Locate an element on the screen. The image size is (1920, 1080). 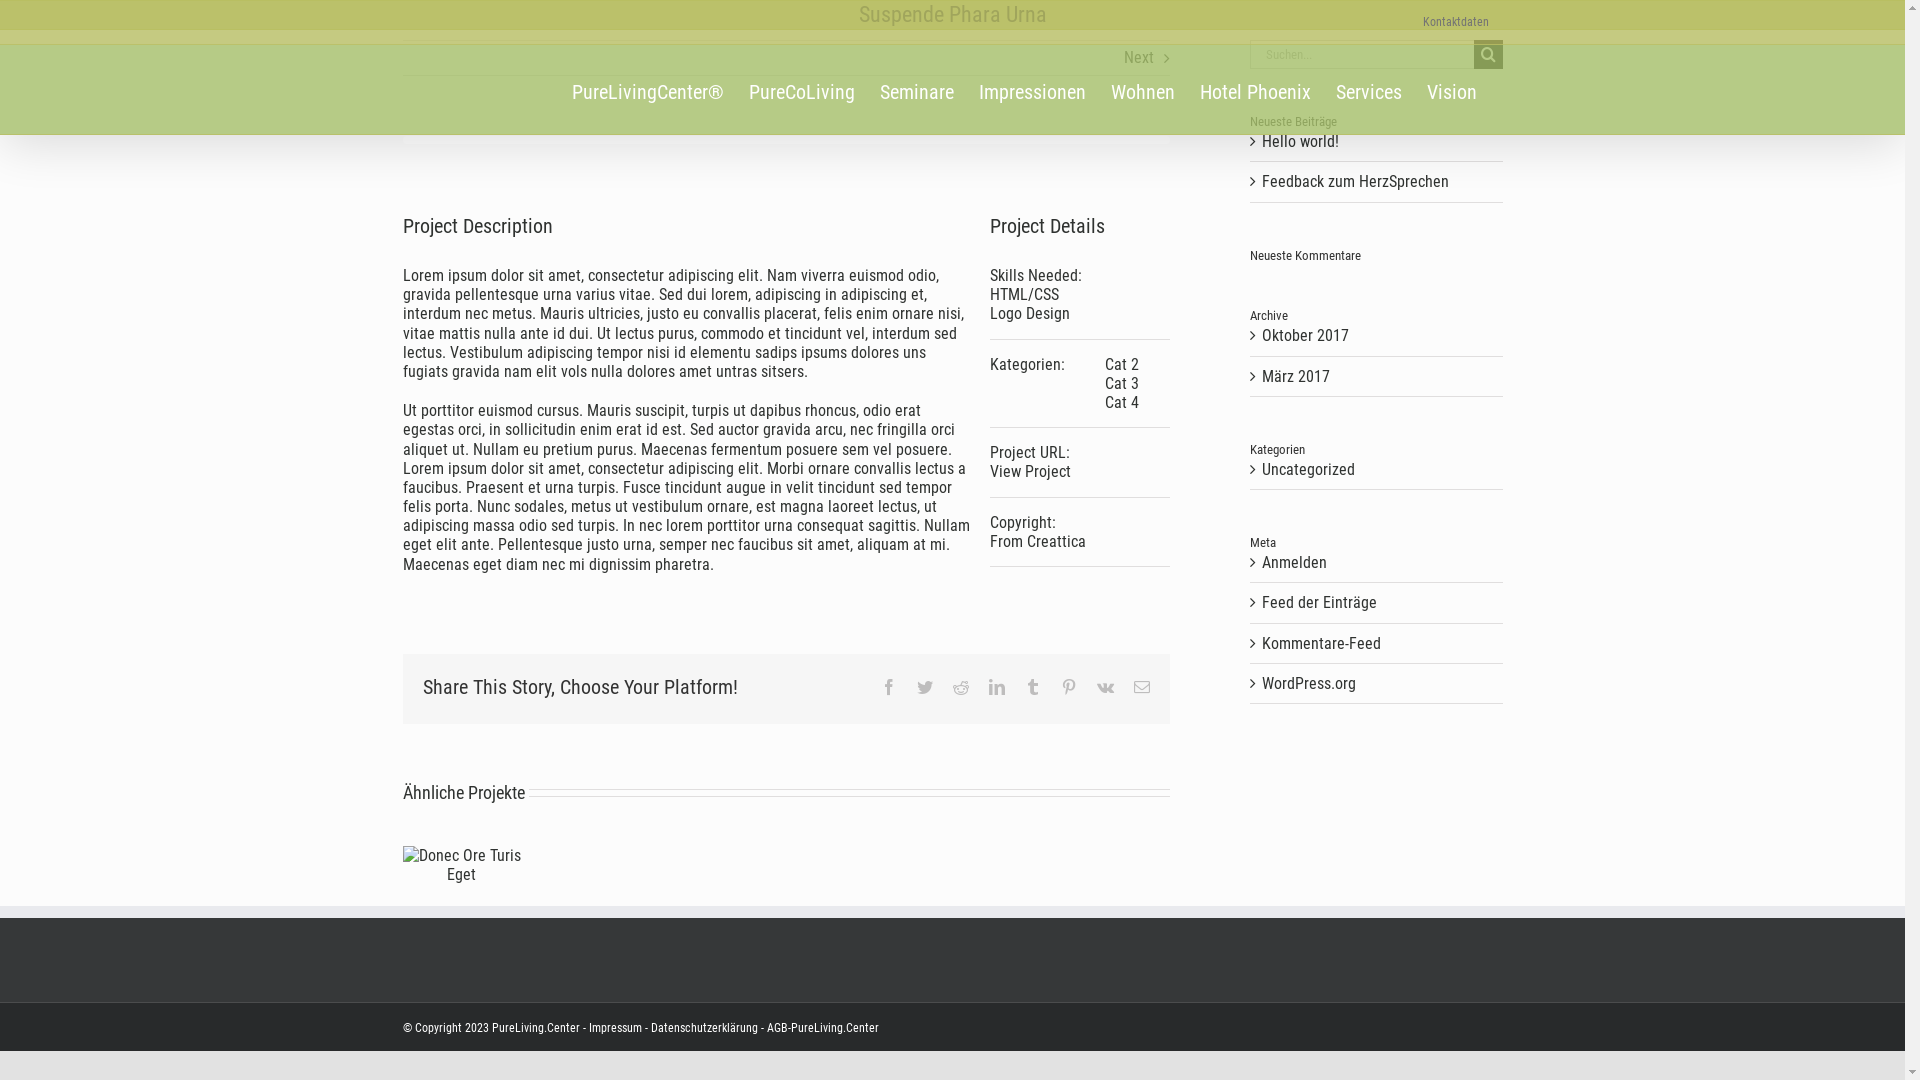
'WordPress.org' is located at coordinates (1309, 682).